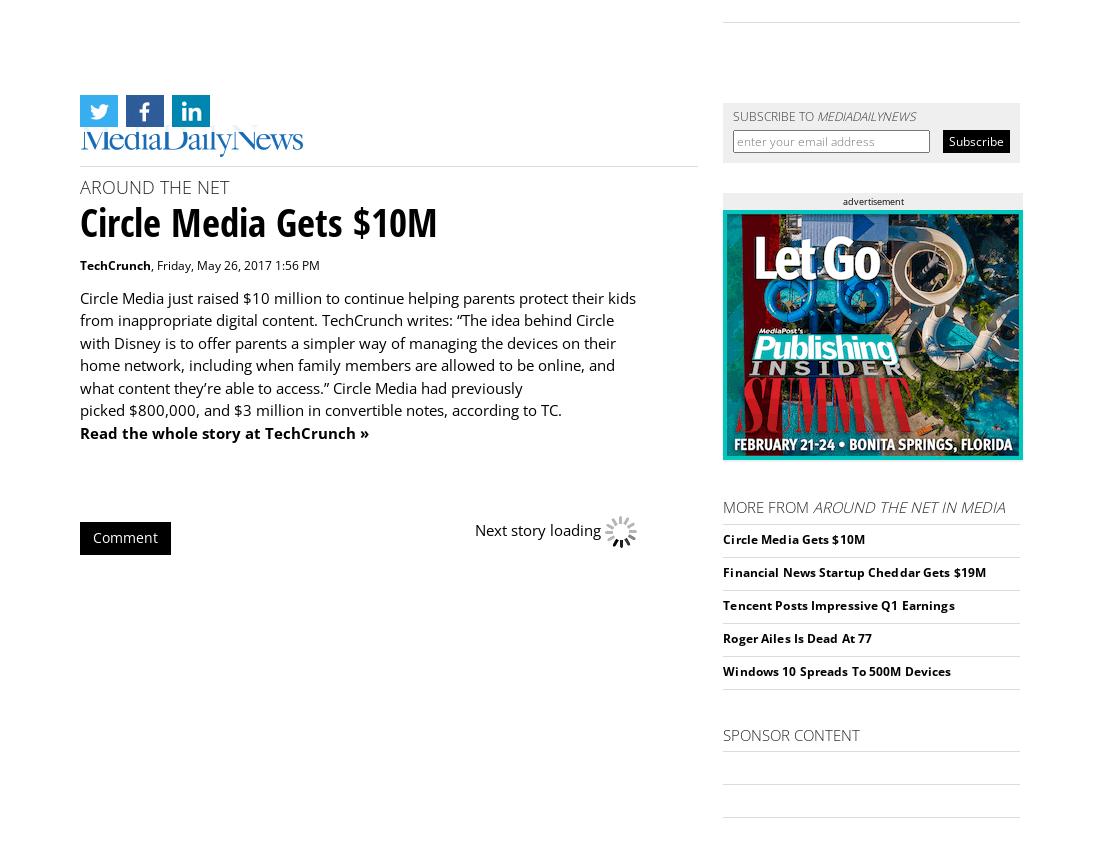 The height and width of the screenshot is (868, 1100). What do you see at coordinates (722, 670) in the screenshot?
I see `'Windows 10 Spreads To 500M Devices'` at bounding box center [722, 670].